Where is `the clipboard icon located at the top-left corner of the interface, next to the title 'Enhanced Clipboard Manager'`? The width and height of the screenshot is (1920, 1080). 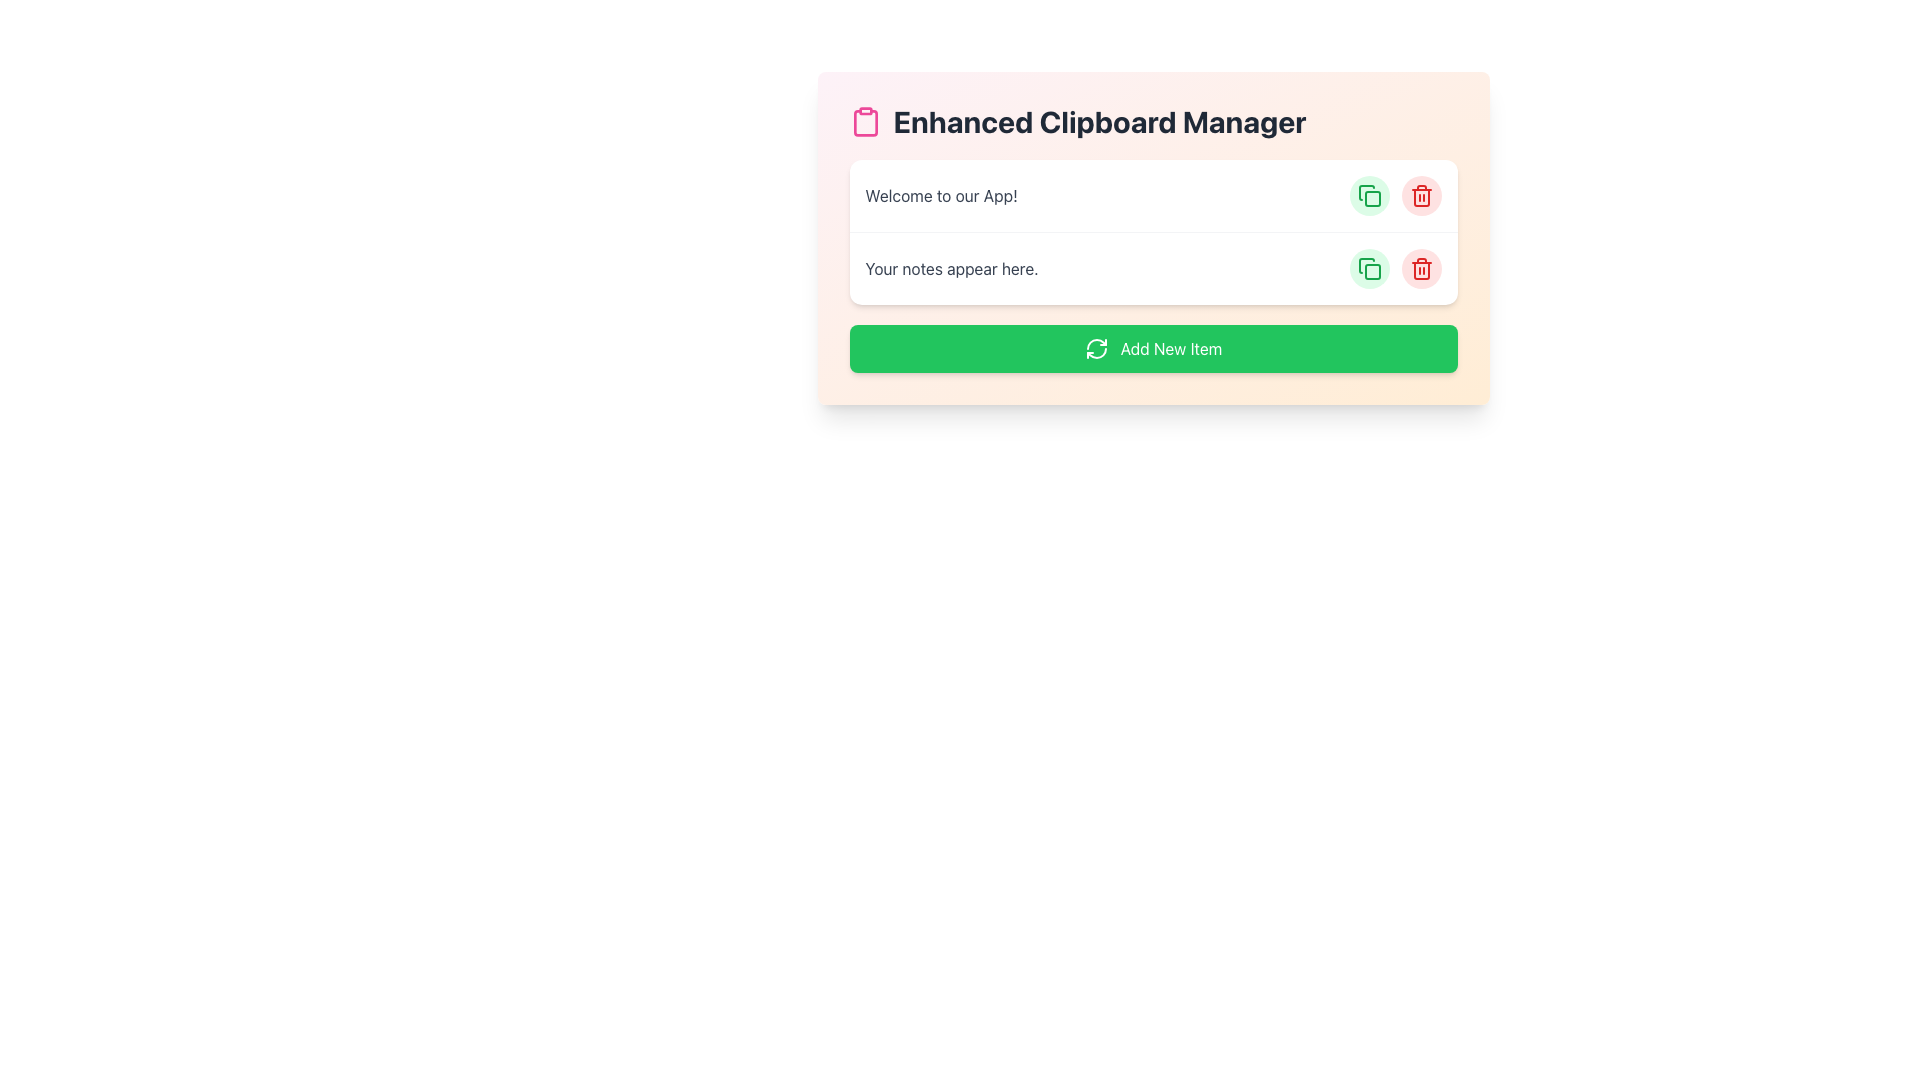 the clipboard icon located at the top-left corner of the interface, next to the title 'Enhanced Clipboard Manager' is located at coordinates (865, 123).